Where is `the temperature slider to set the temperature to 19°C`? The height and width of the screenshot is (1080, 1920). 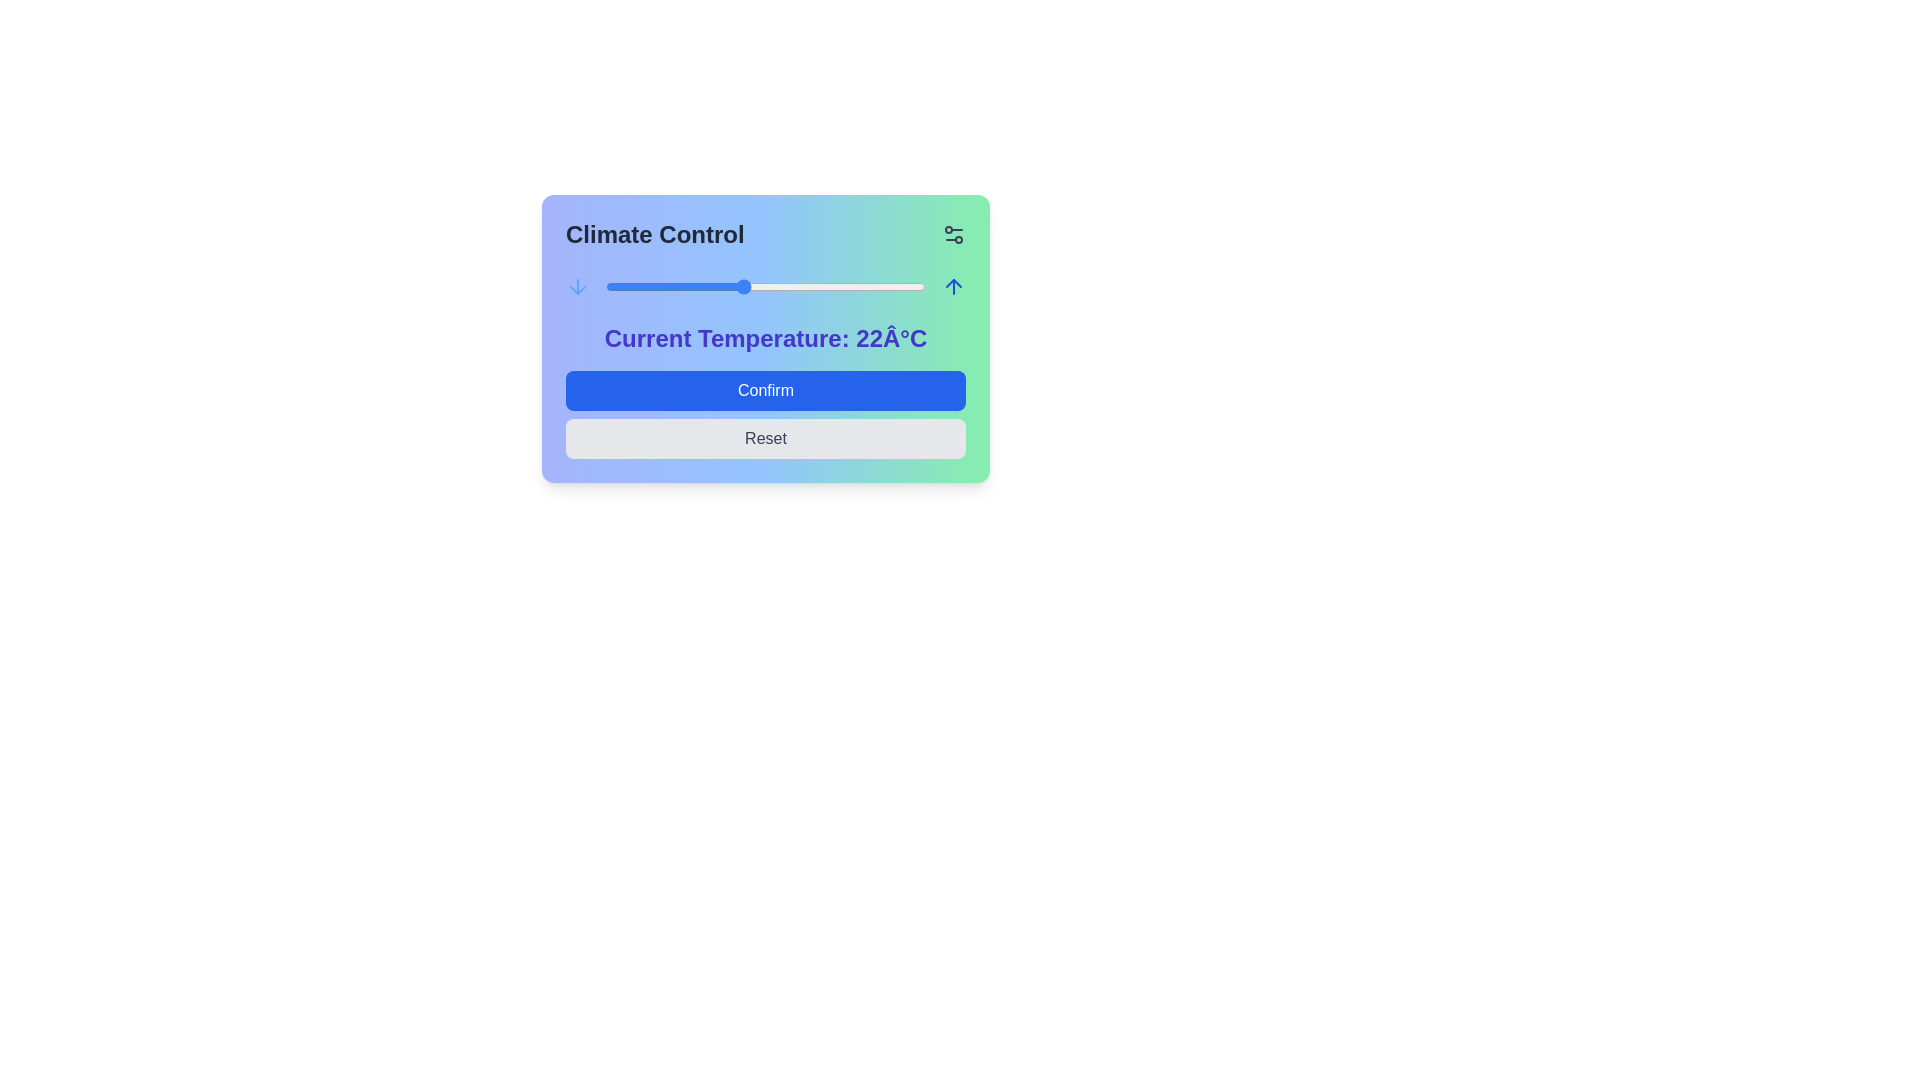
the temperature slider to set the temperature to 19°C is located at coordinates (674, 286).